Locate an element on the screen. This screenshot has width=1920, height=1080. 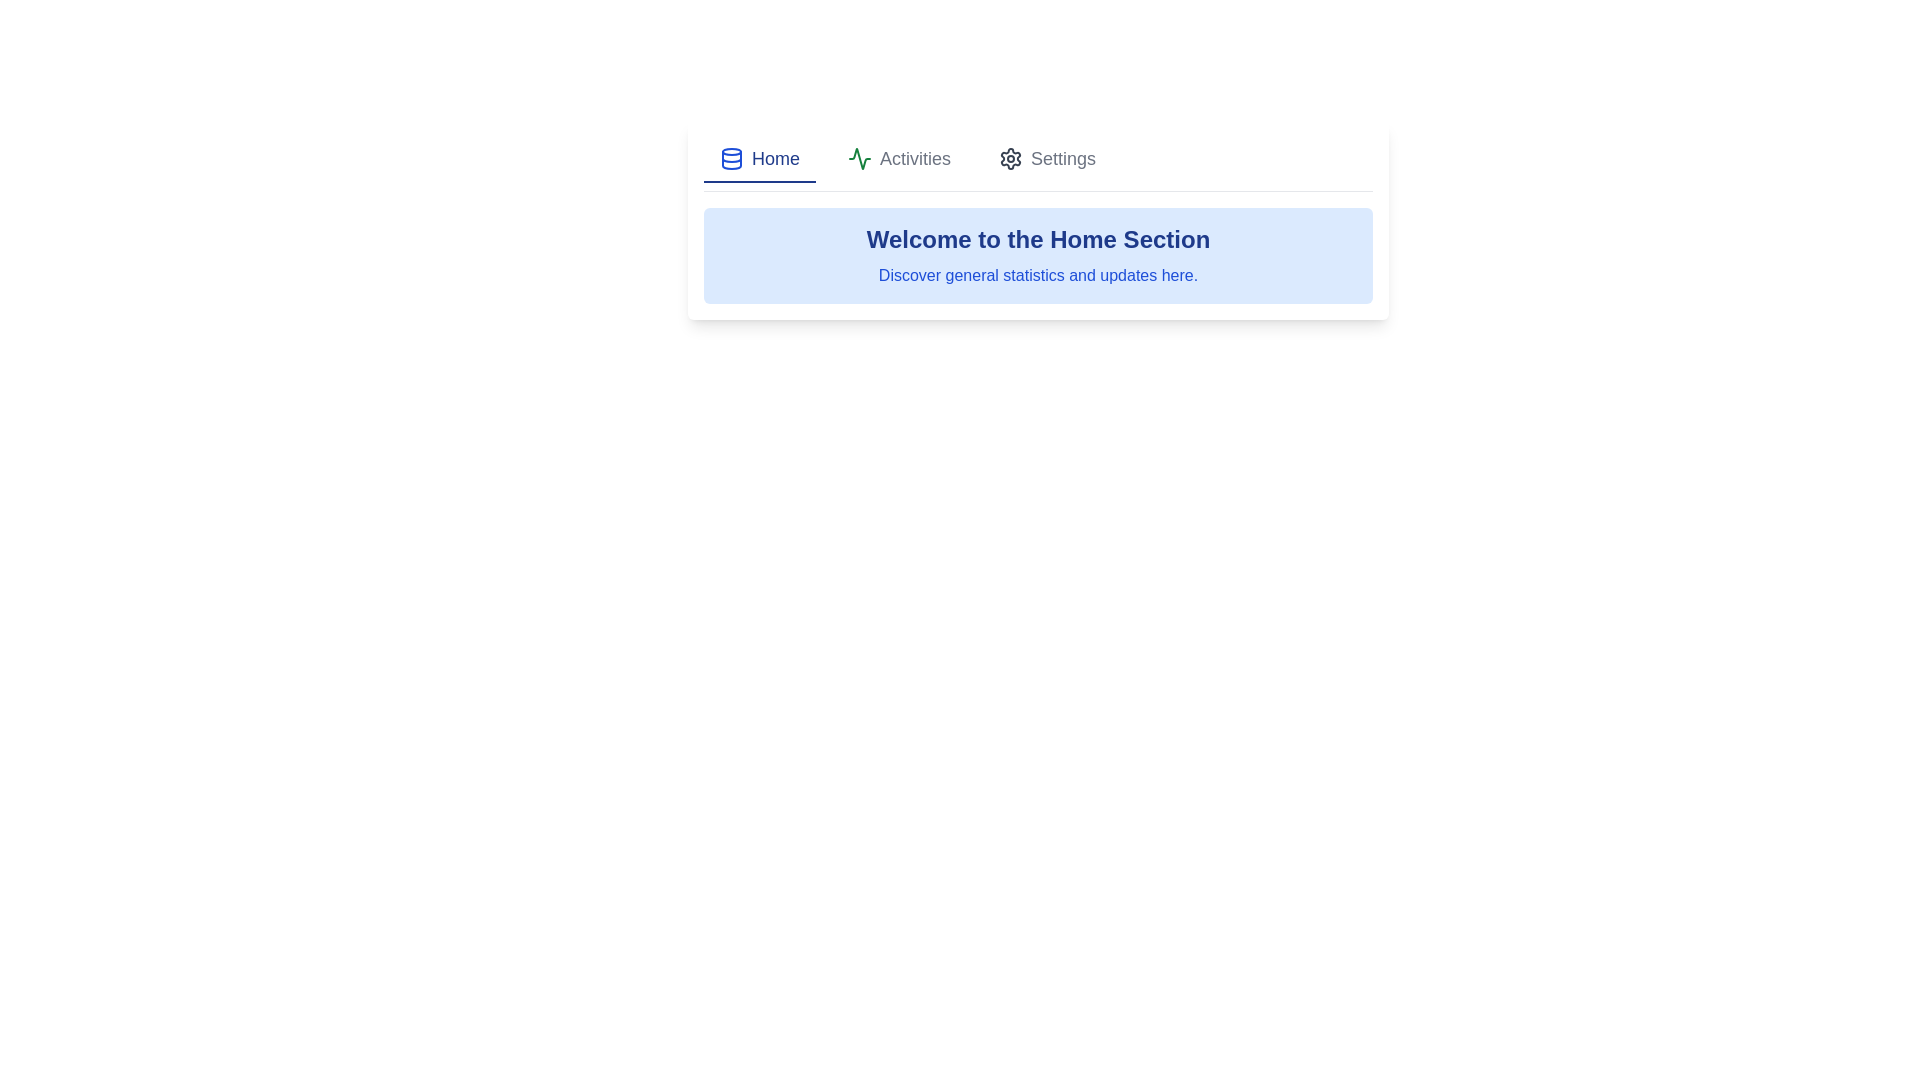
the Settings tab by clicking on its corresponding button is located at coordinates (1046, 158).